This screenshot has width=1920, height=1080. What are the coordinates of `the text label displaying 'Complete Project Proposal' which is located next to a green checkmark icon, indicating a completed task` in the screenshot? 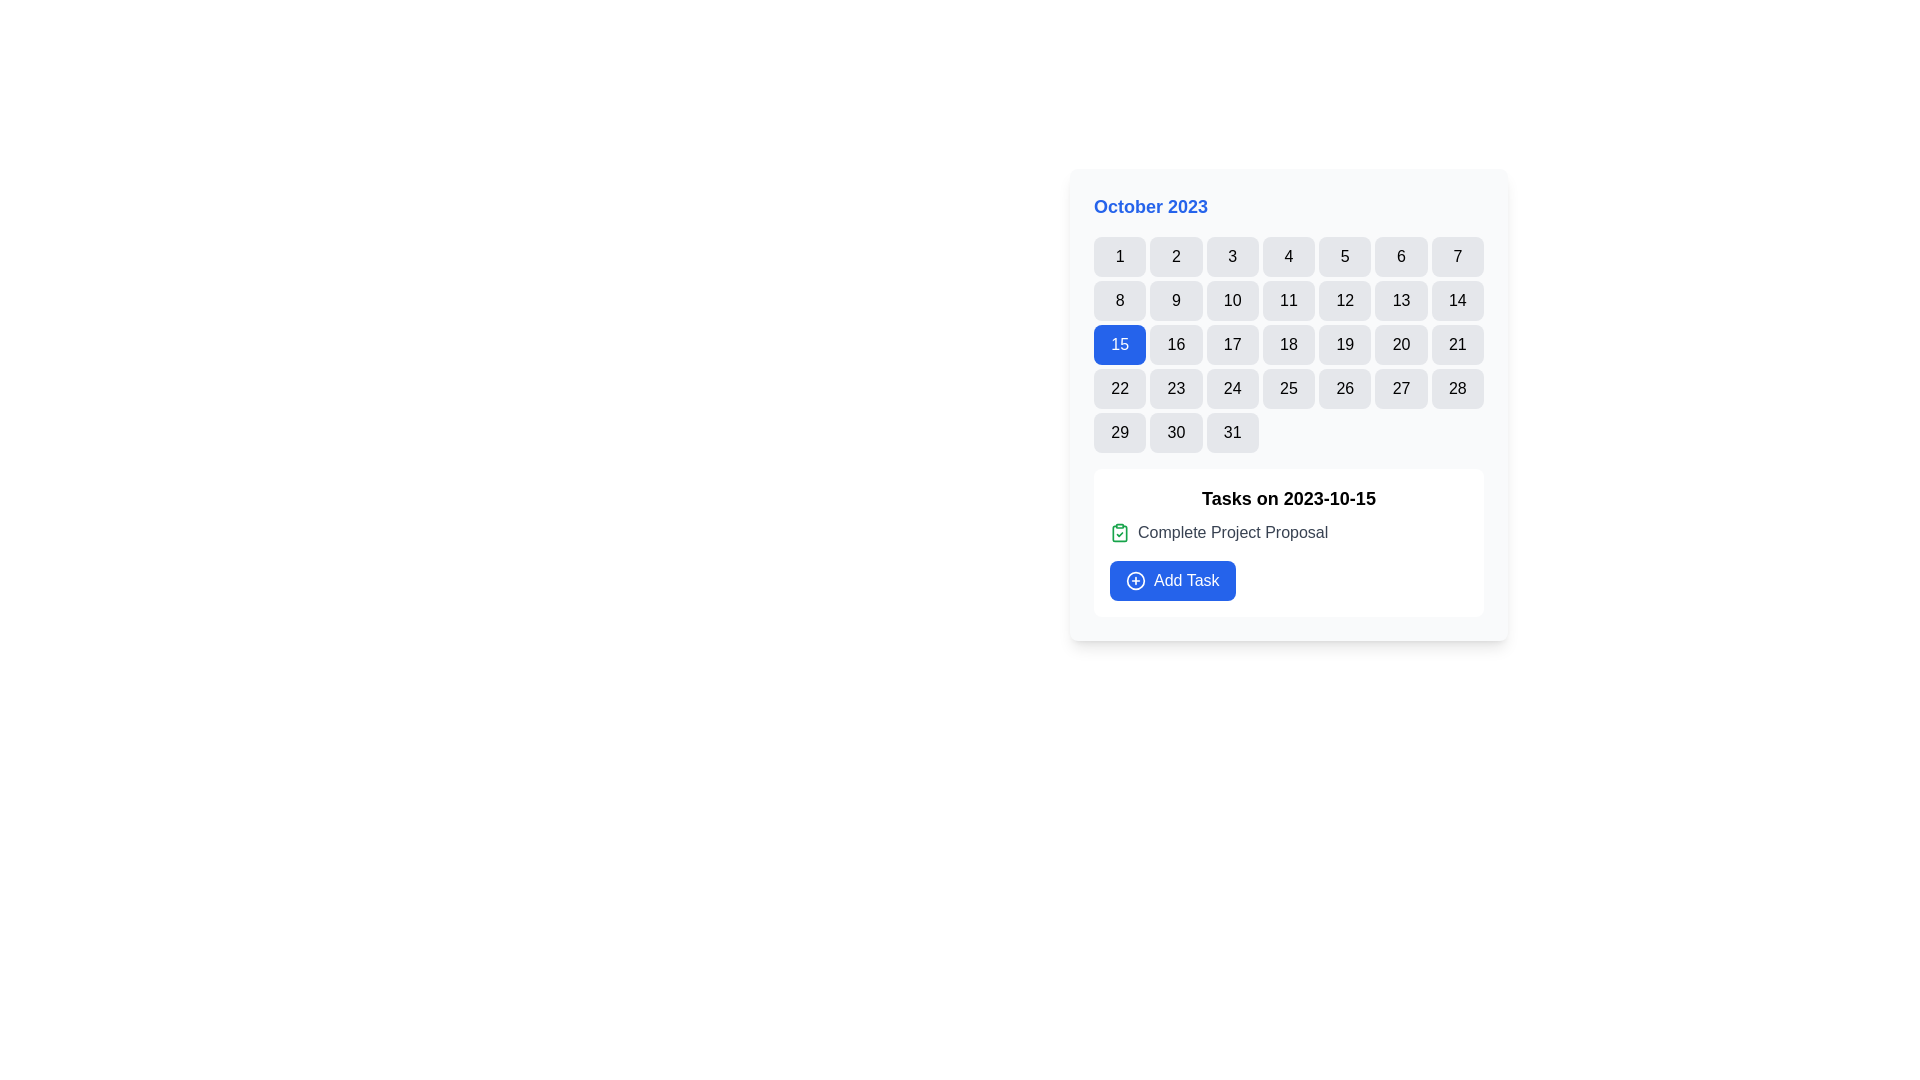 It's located at (1232, 531).